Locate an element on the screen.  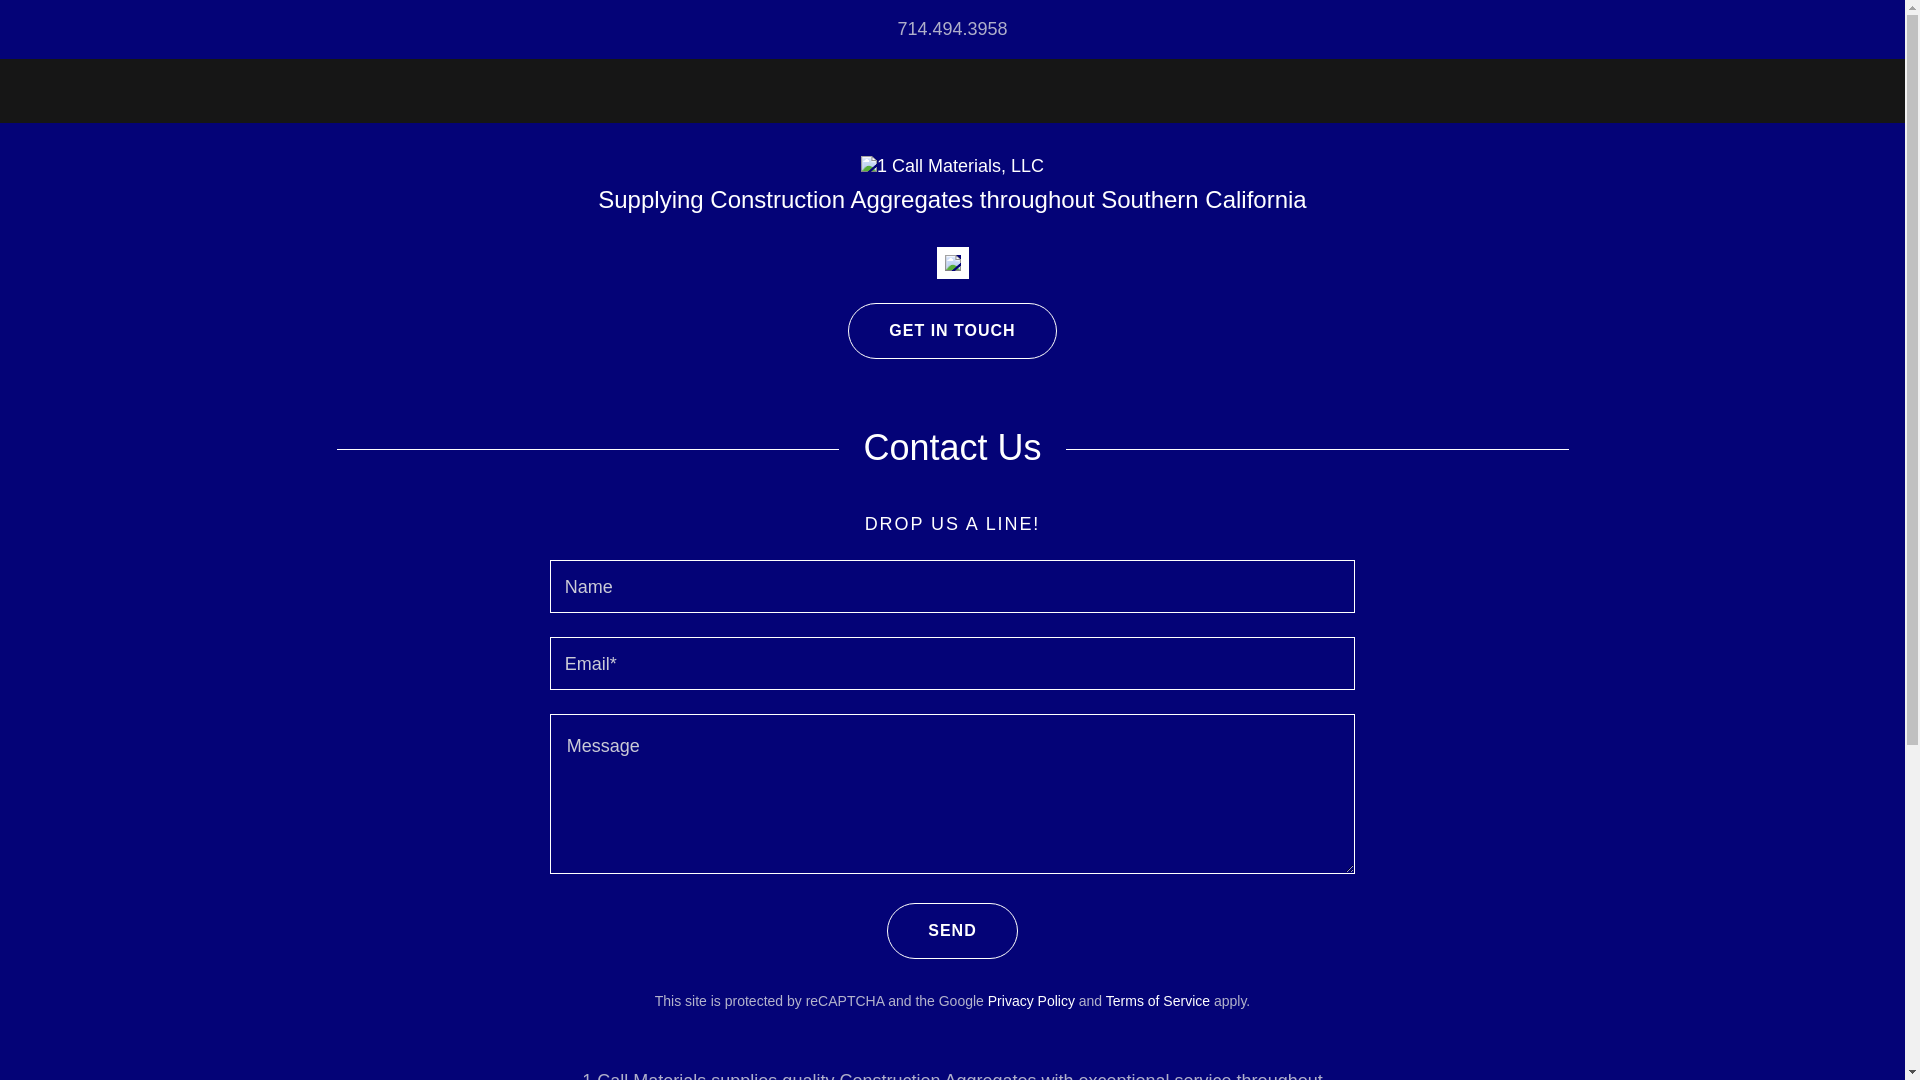
'714.494.3958' is located at coordinates (950, 29).